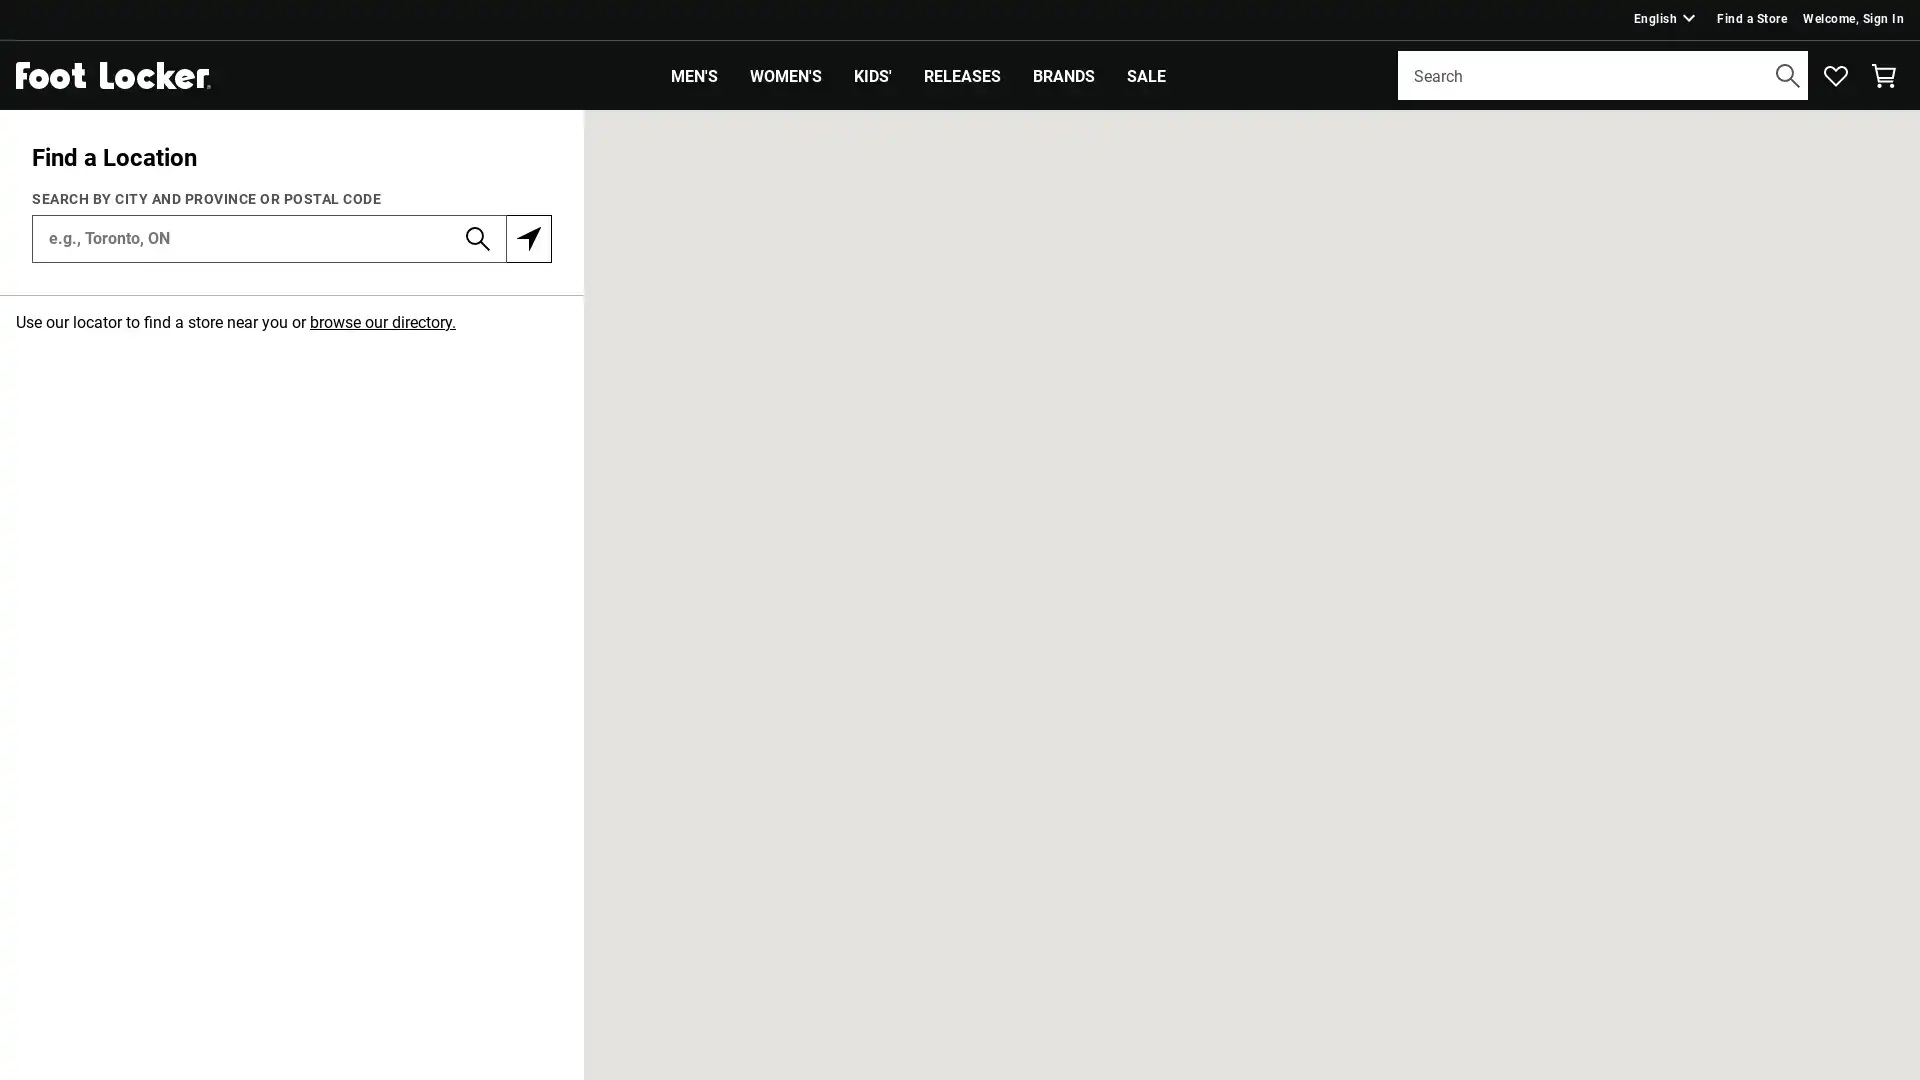 The height and width of the screenshot is (1080, 1920). Describe the element at coordinates (1787, 73) in the screenshot. I see `Submit a search.` at that location.